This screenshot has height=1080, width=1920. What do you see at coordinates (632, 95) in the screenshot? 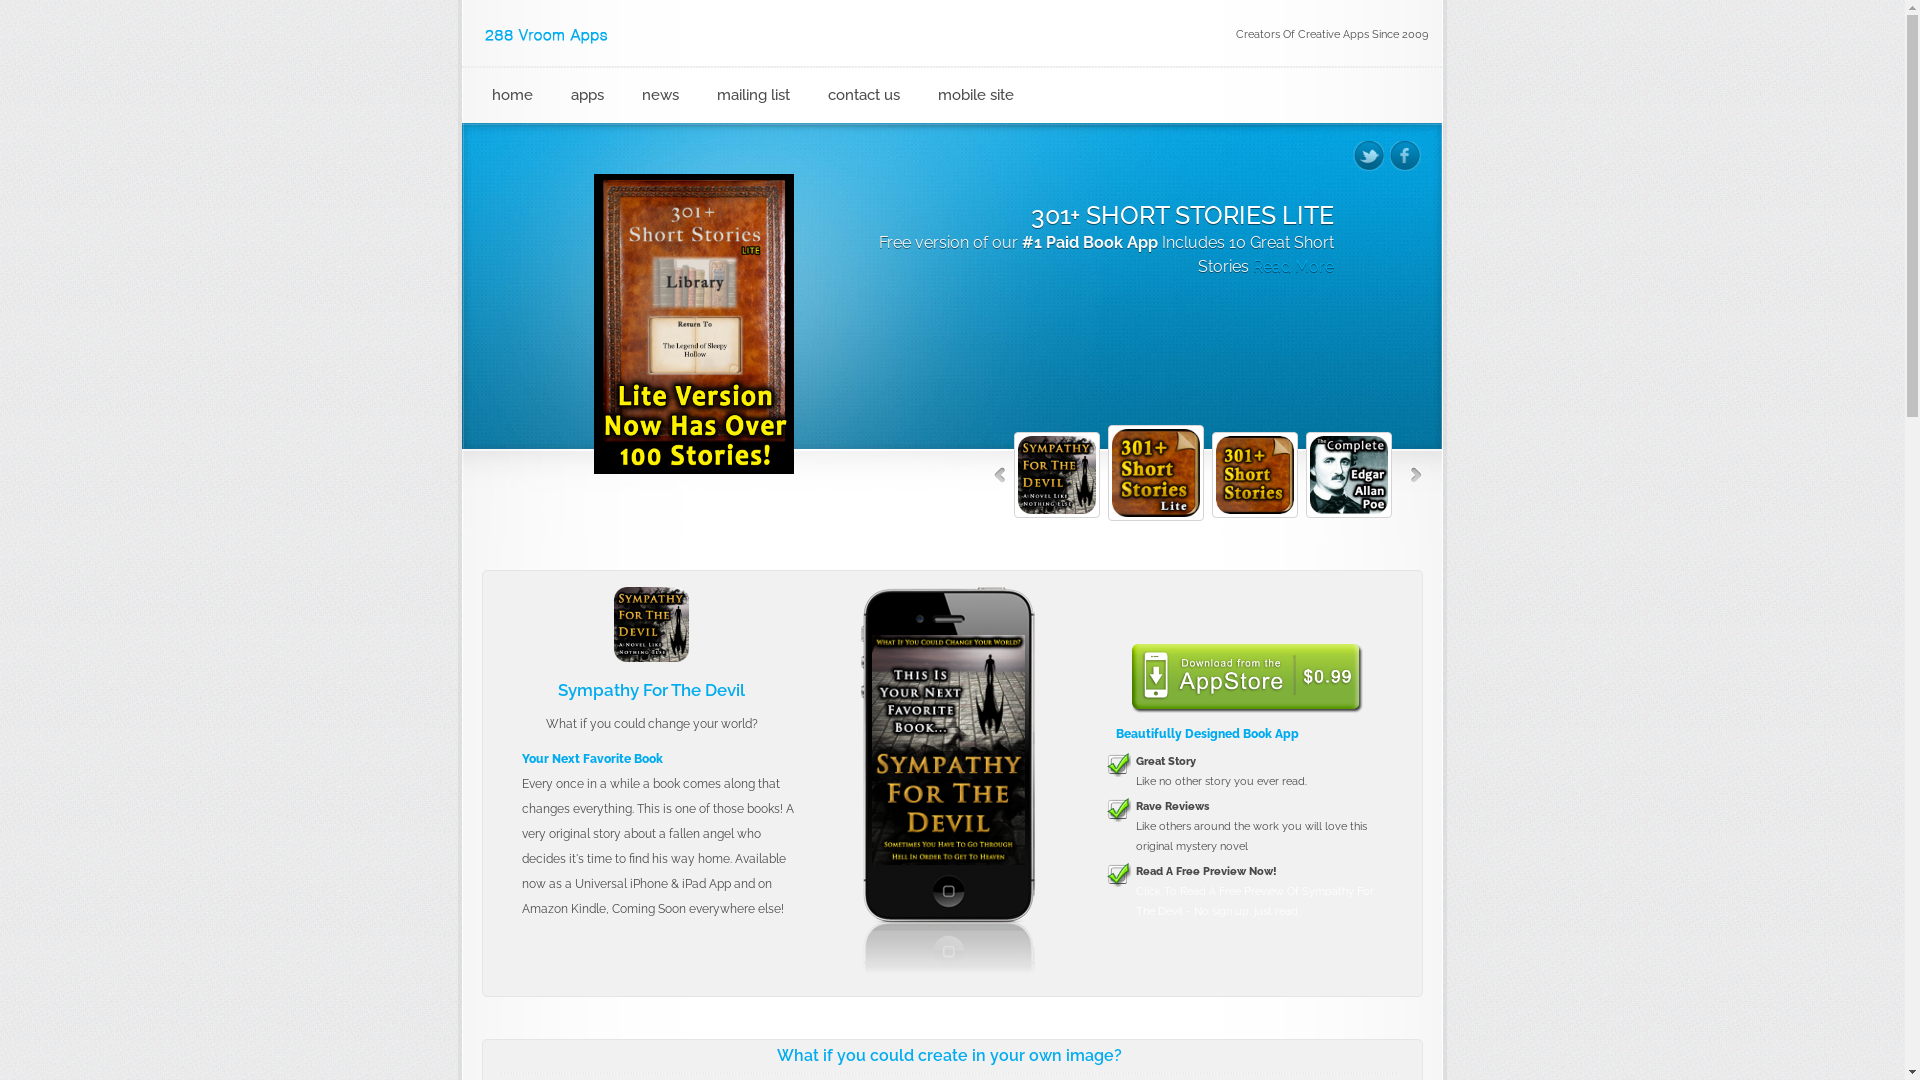
I see `'news'` at bounding box center [632, 95].